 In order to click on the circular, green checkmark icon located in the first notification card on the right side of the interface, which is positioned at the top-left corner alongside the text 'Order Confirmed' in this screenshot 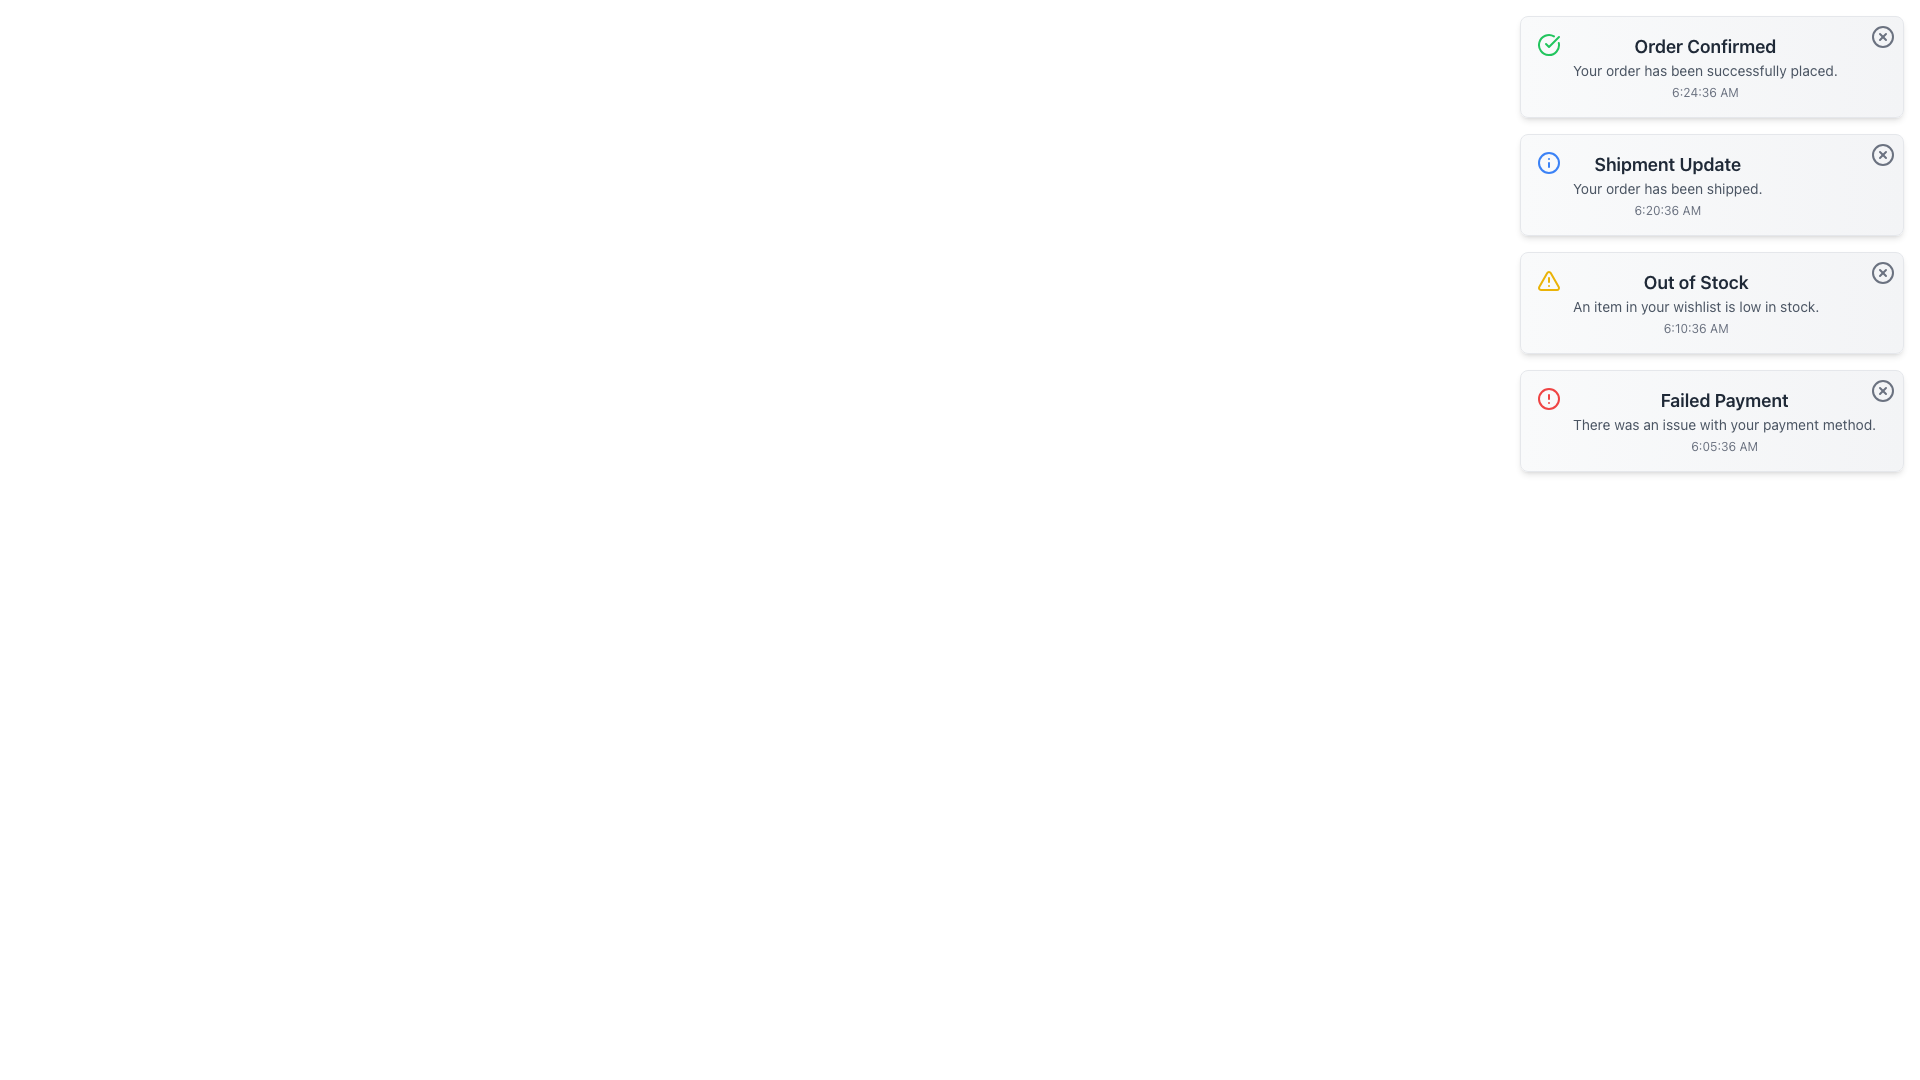, I will do `click(1548, 45)`.